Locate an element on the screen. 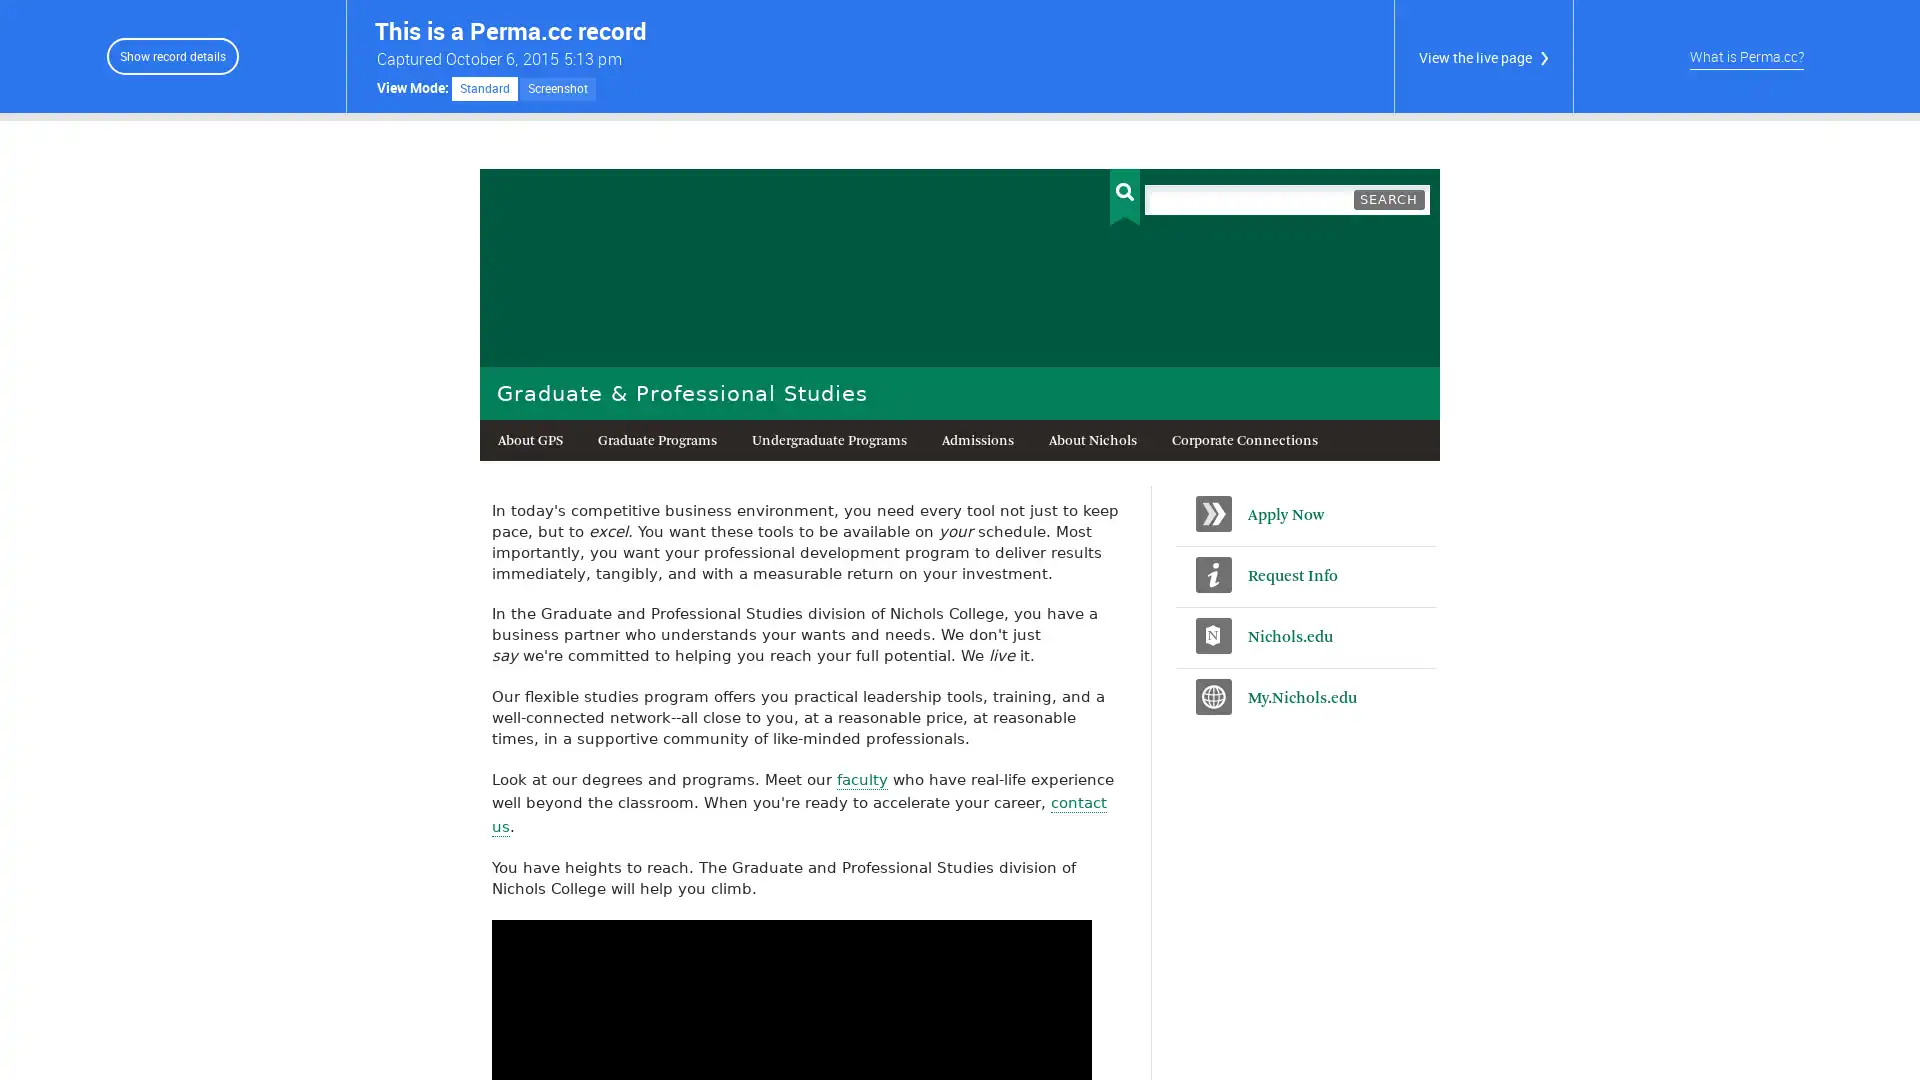  Show record details is located at coordinates (172, 55).